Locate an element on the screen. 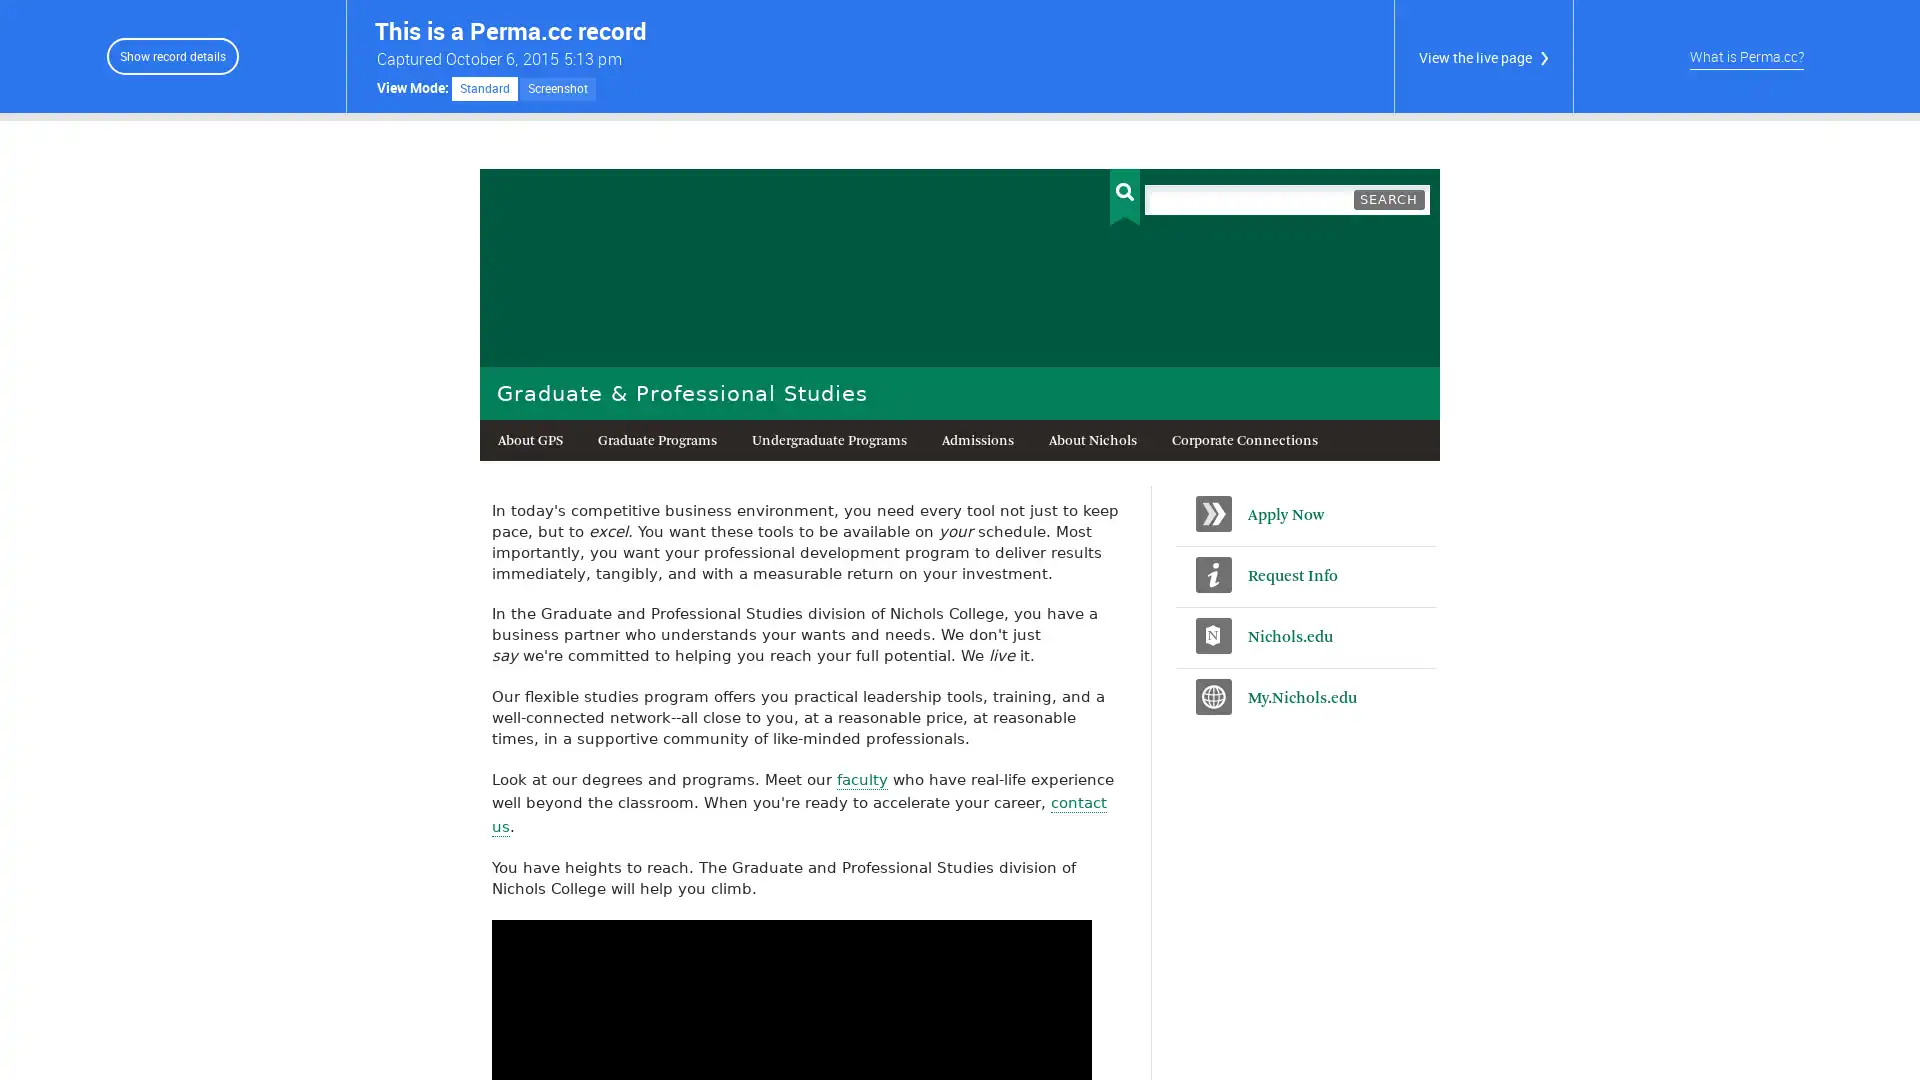  Show record details is located at coordinates (172, 55).